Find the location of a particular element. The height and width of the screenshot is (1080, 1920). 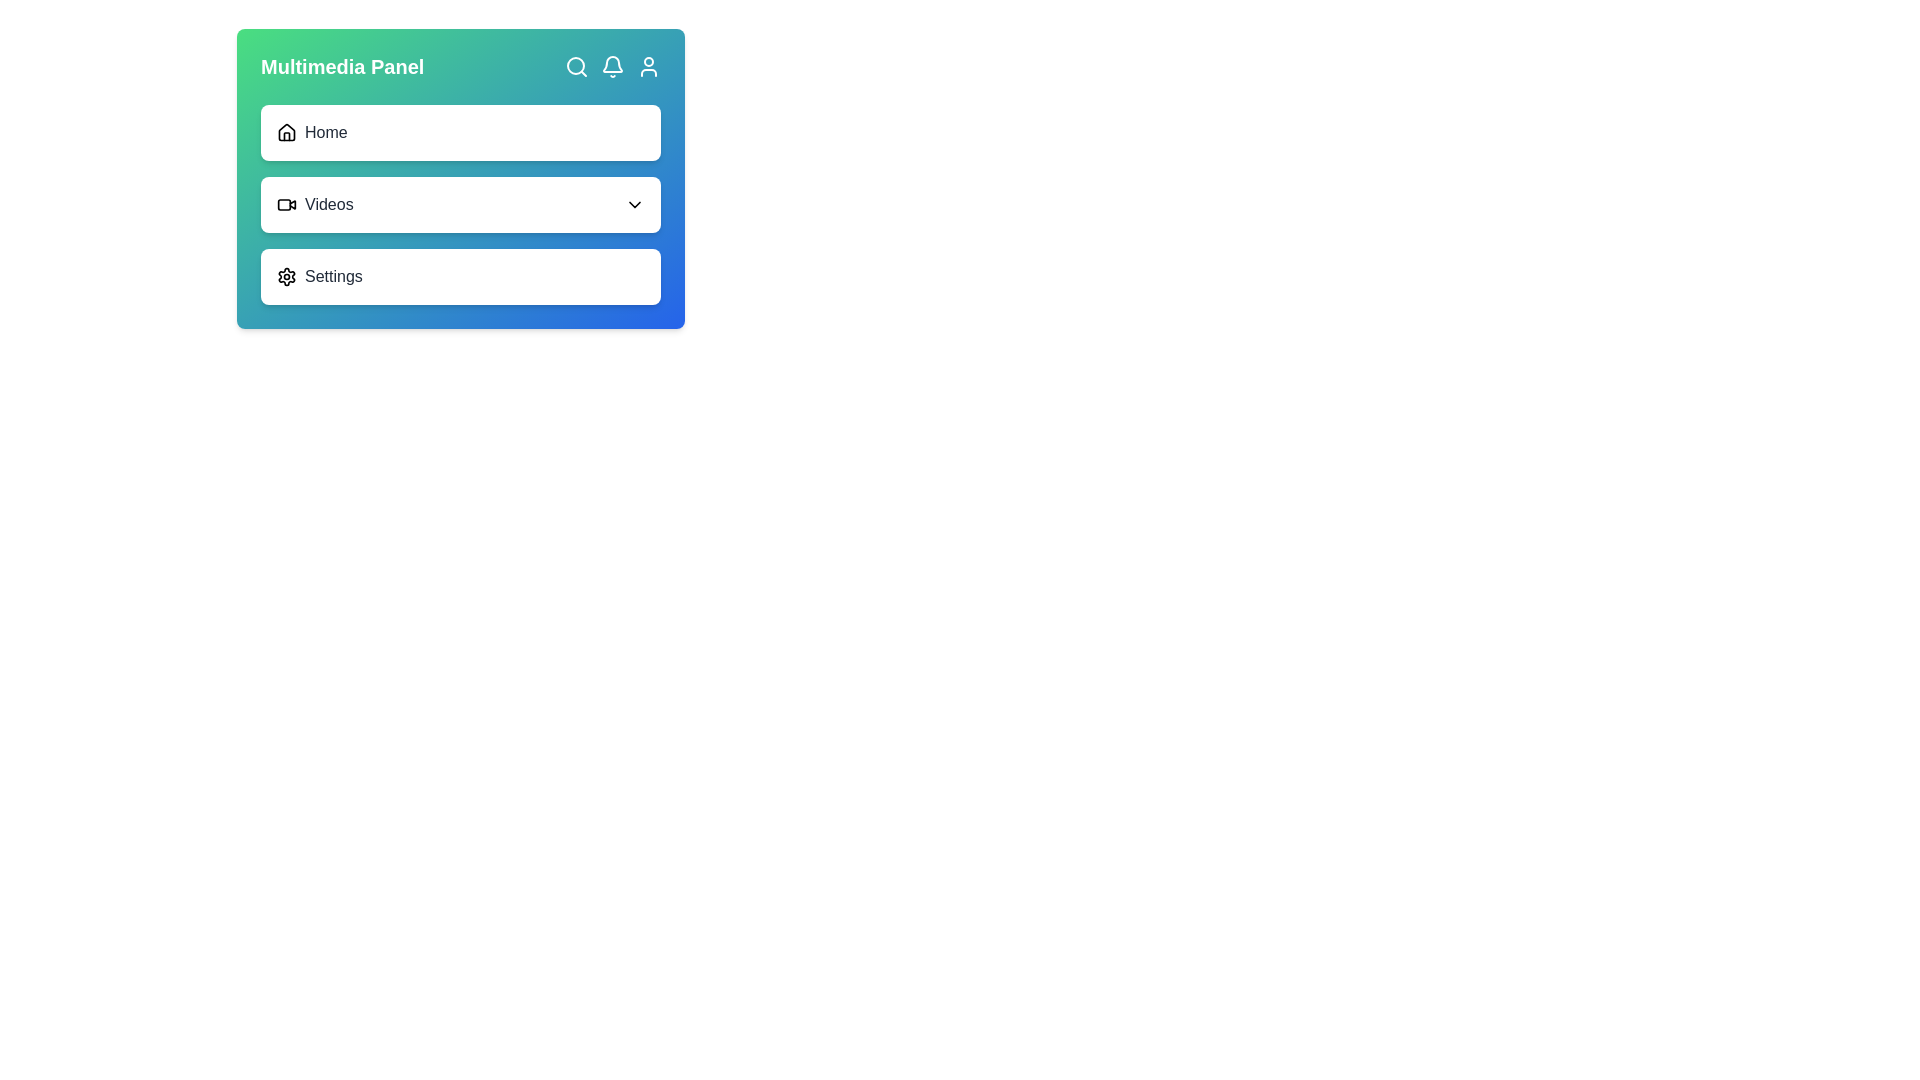

the gear-shaped SVG icon associated with settings located to the left of the 'Settings' text in the bottom section of the vertical menu is located at coordinates (286, 277).